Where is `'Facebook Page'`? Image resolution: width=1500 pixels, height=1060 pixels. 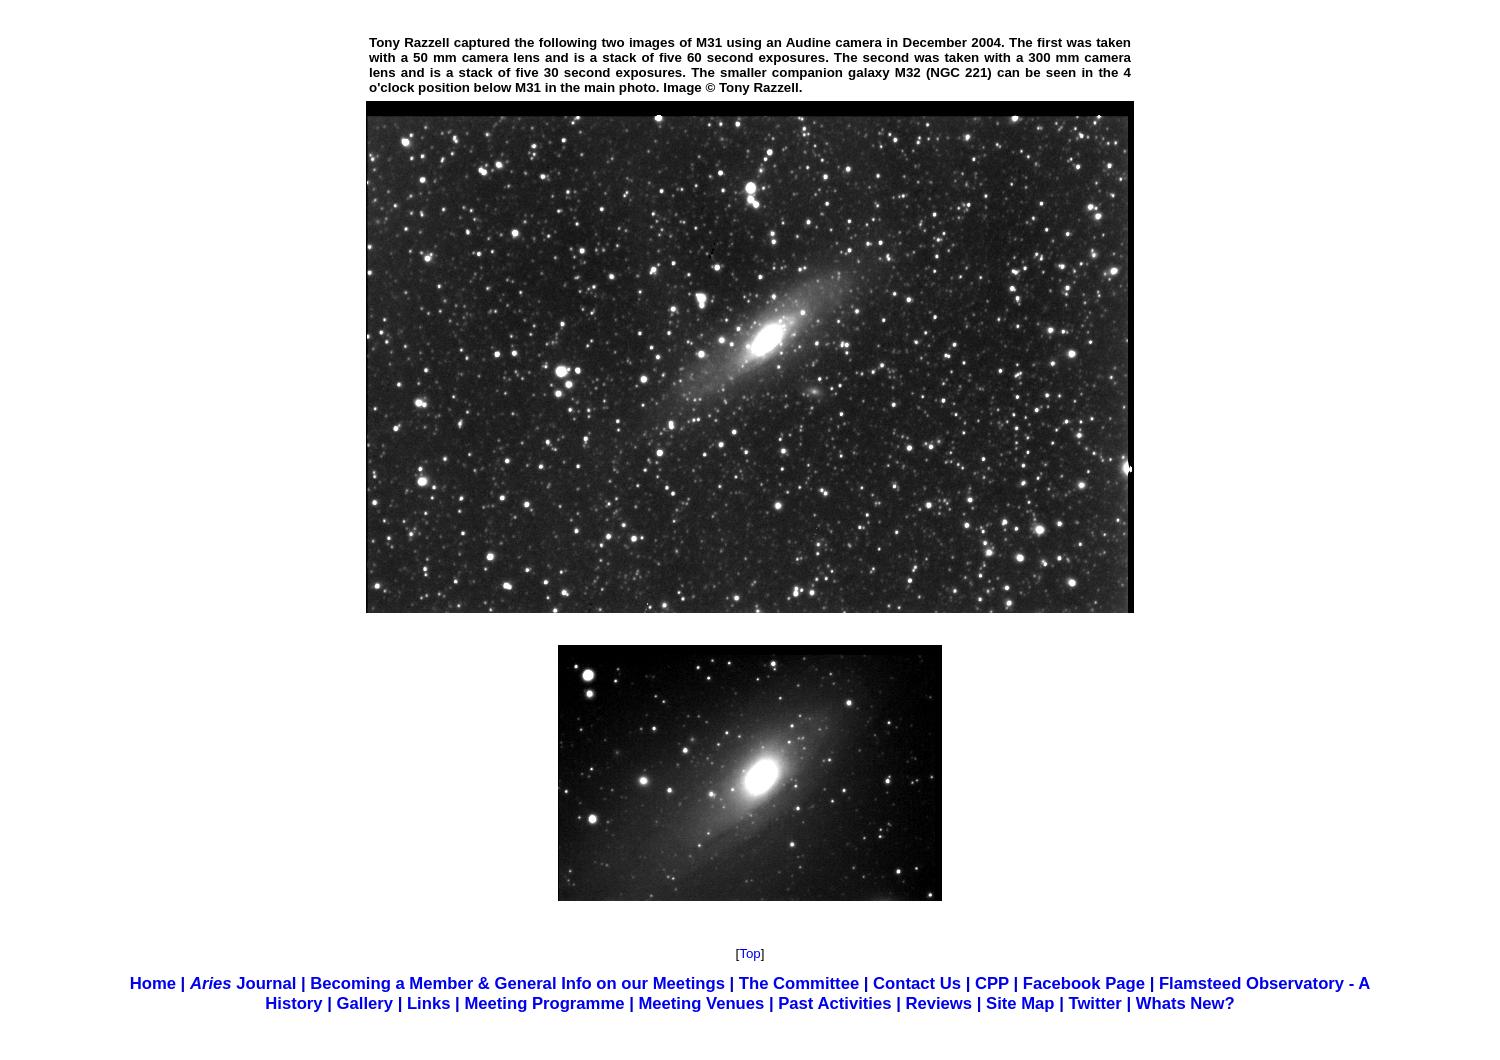
'Facebook Page' is located at coordinates (1082, 982).